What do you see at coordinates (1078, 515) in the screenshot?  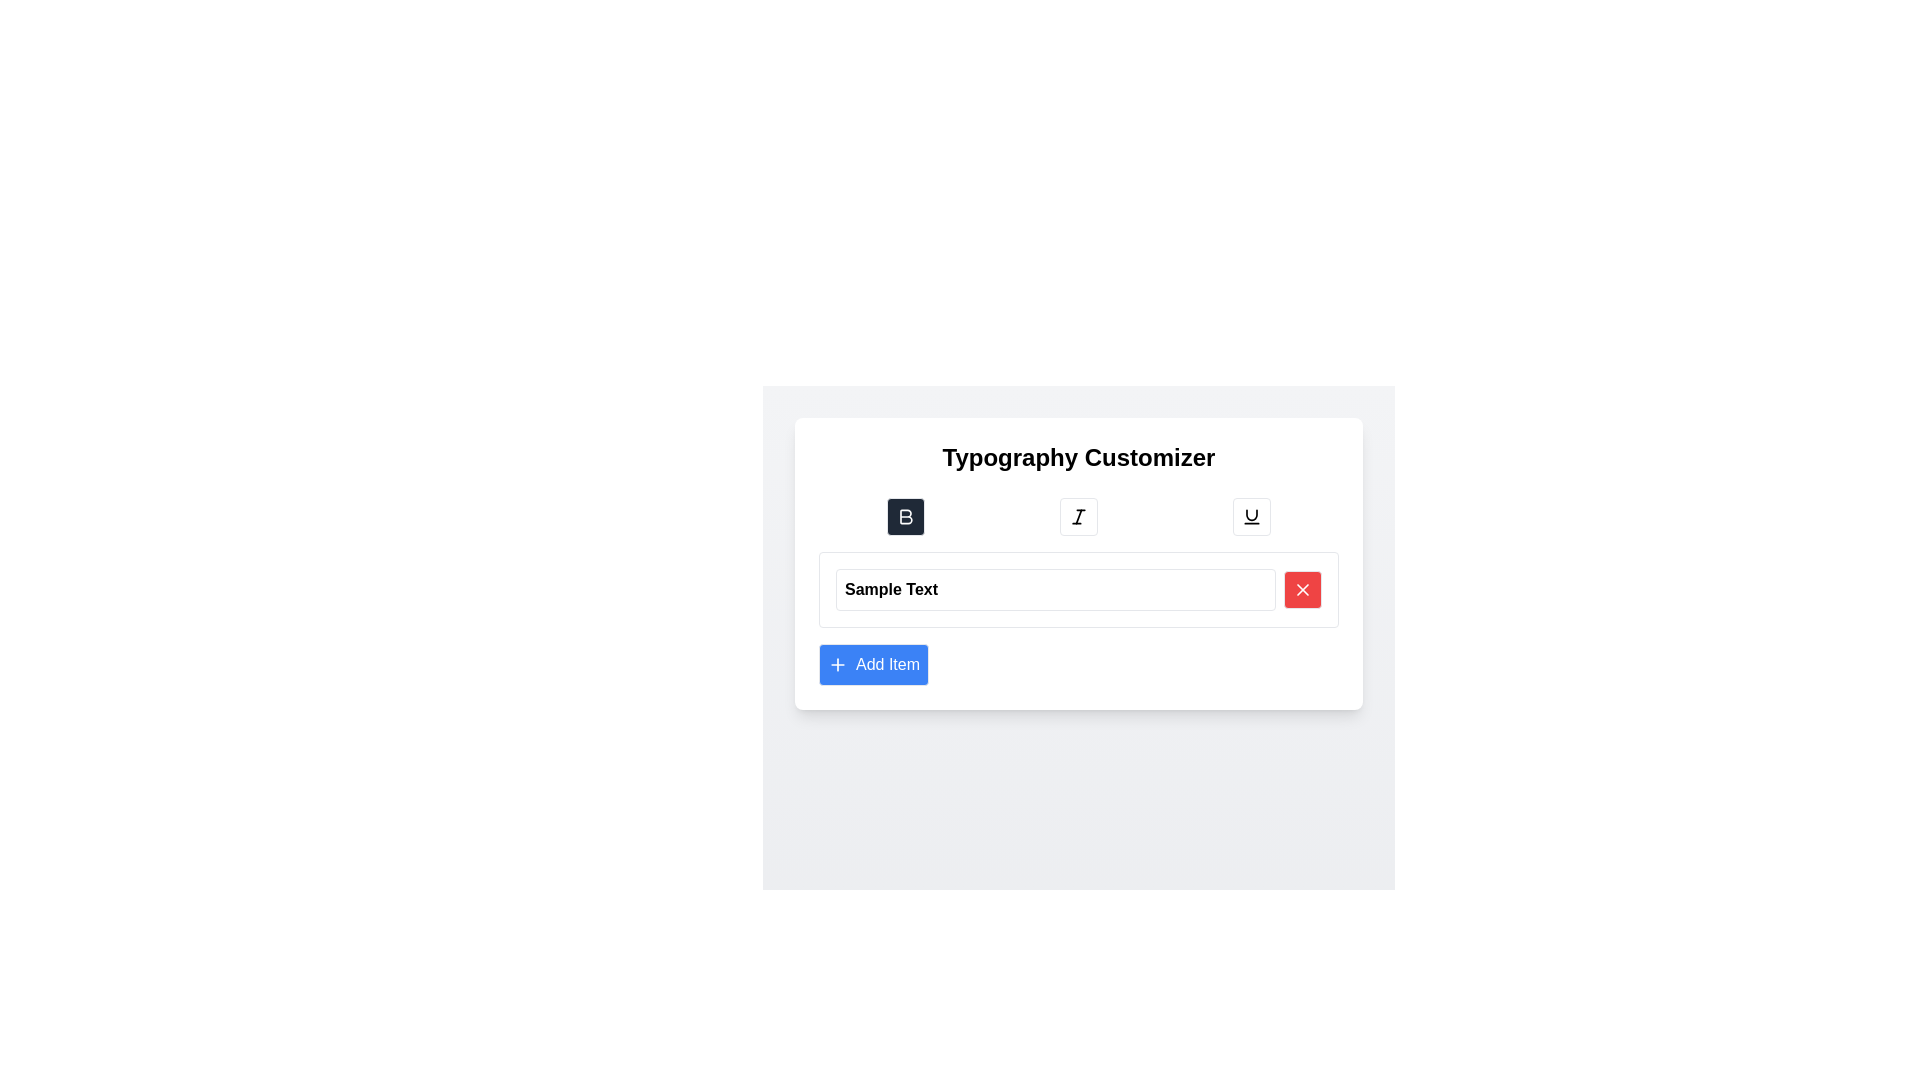 I see `the middle button in the row of three buttons` at bounding box center [1078, 515].